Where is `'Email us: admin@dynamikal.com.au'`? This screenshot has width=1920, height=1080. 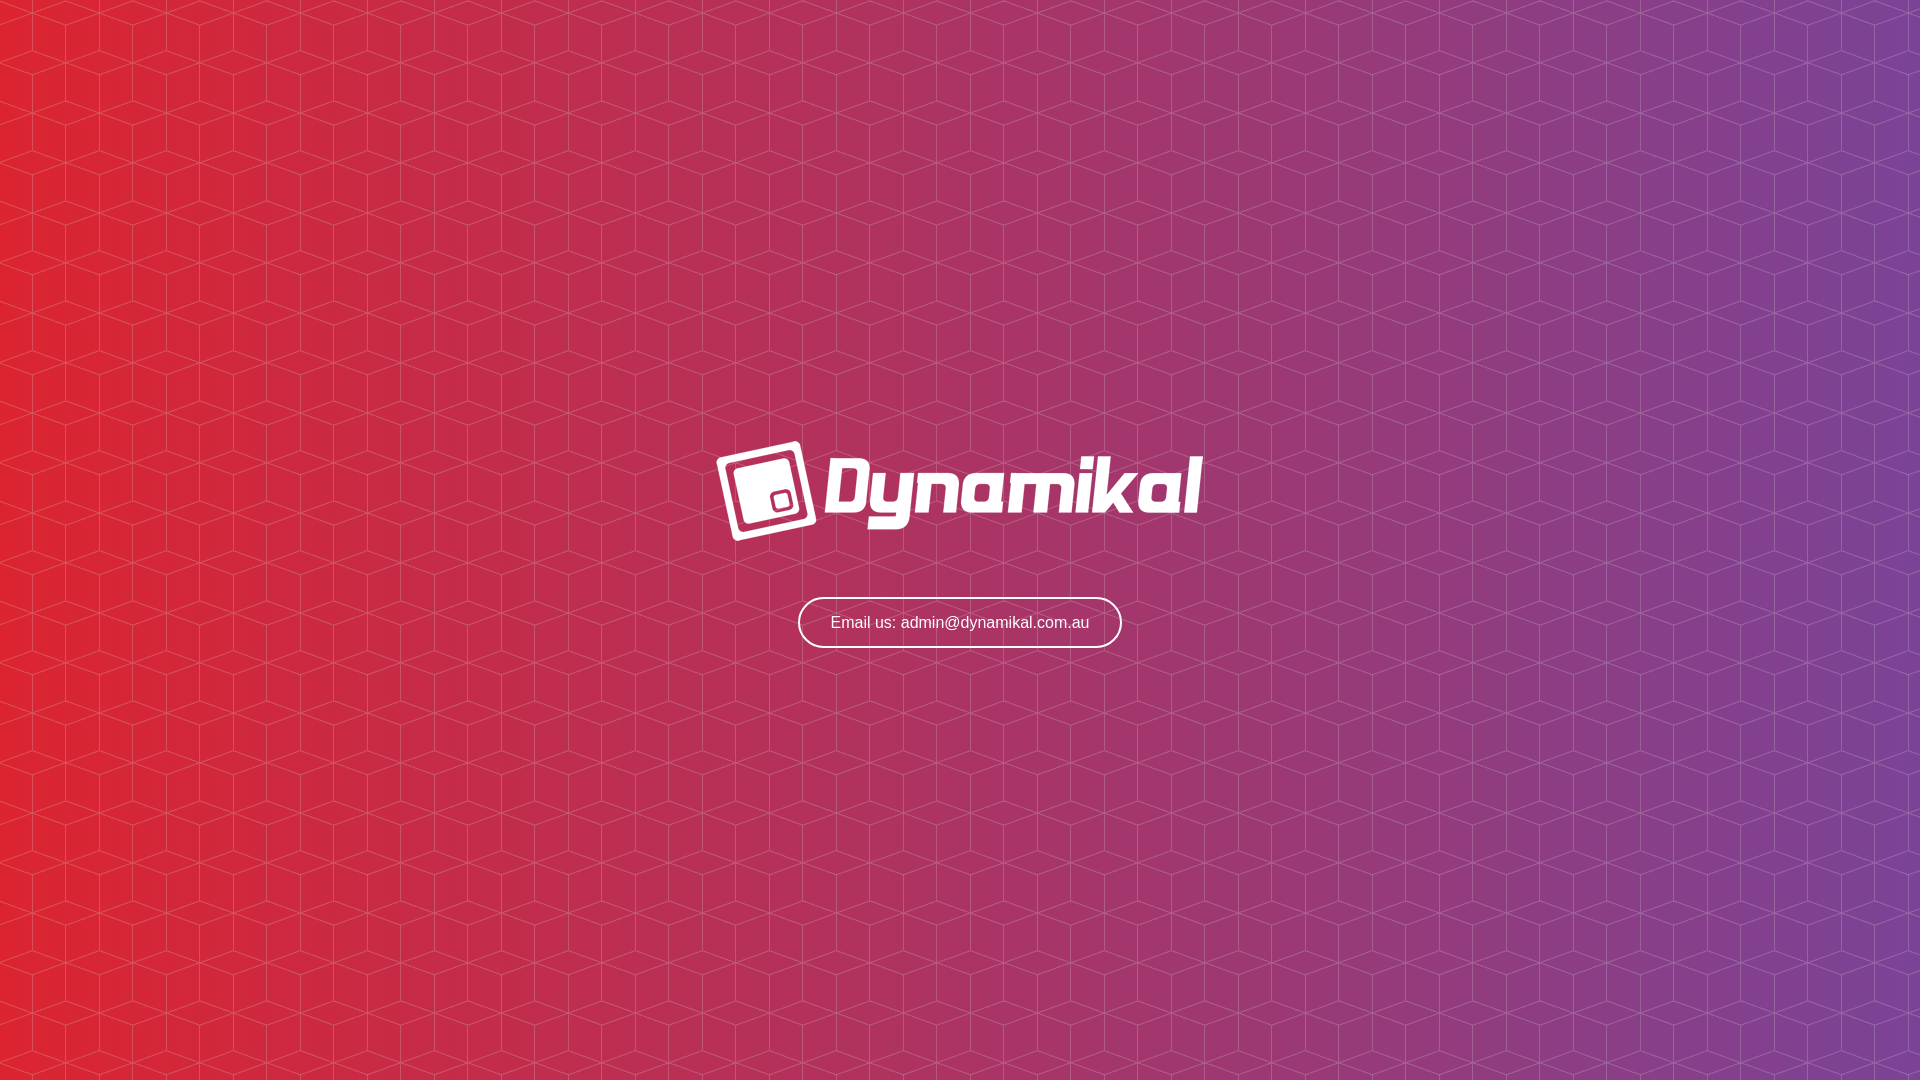
'Email us: admin@dynamikal.com.au' is located at coordinates (958, 621).